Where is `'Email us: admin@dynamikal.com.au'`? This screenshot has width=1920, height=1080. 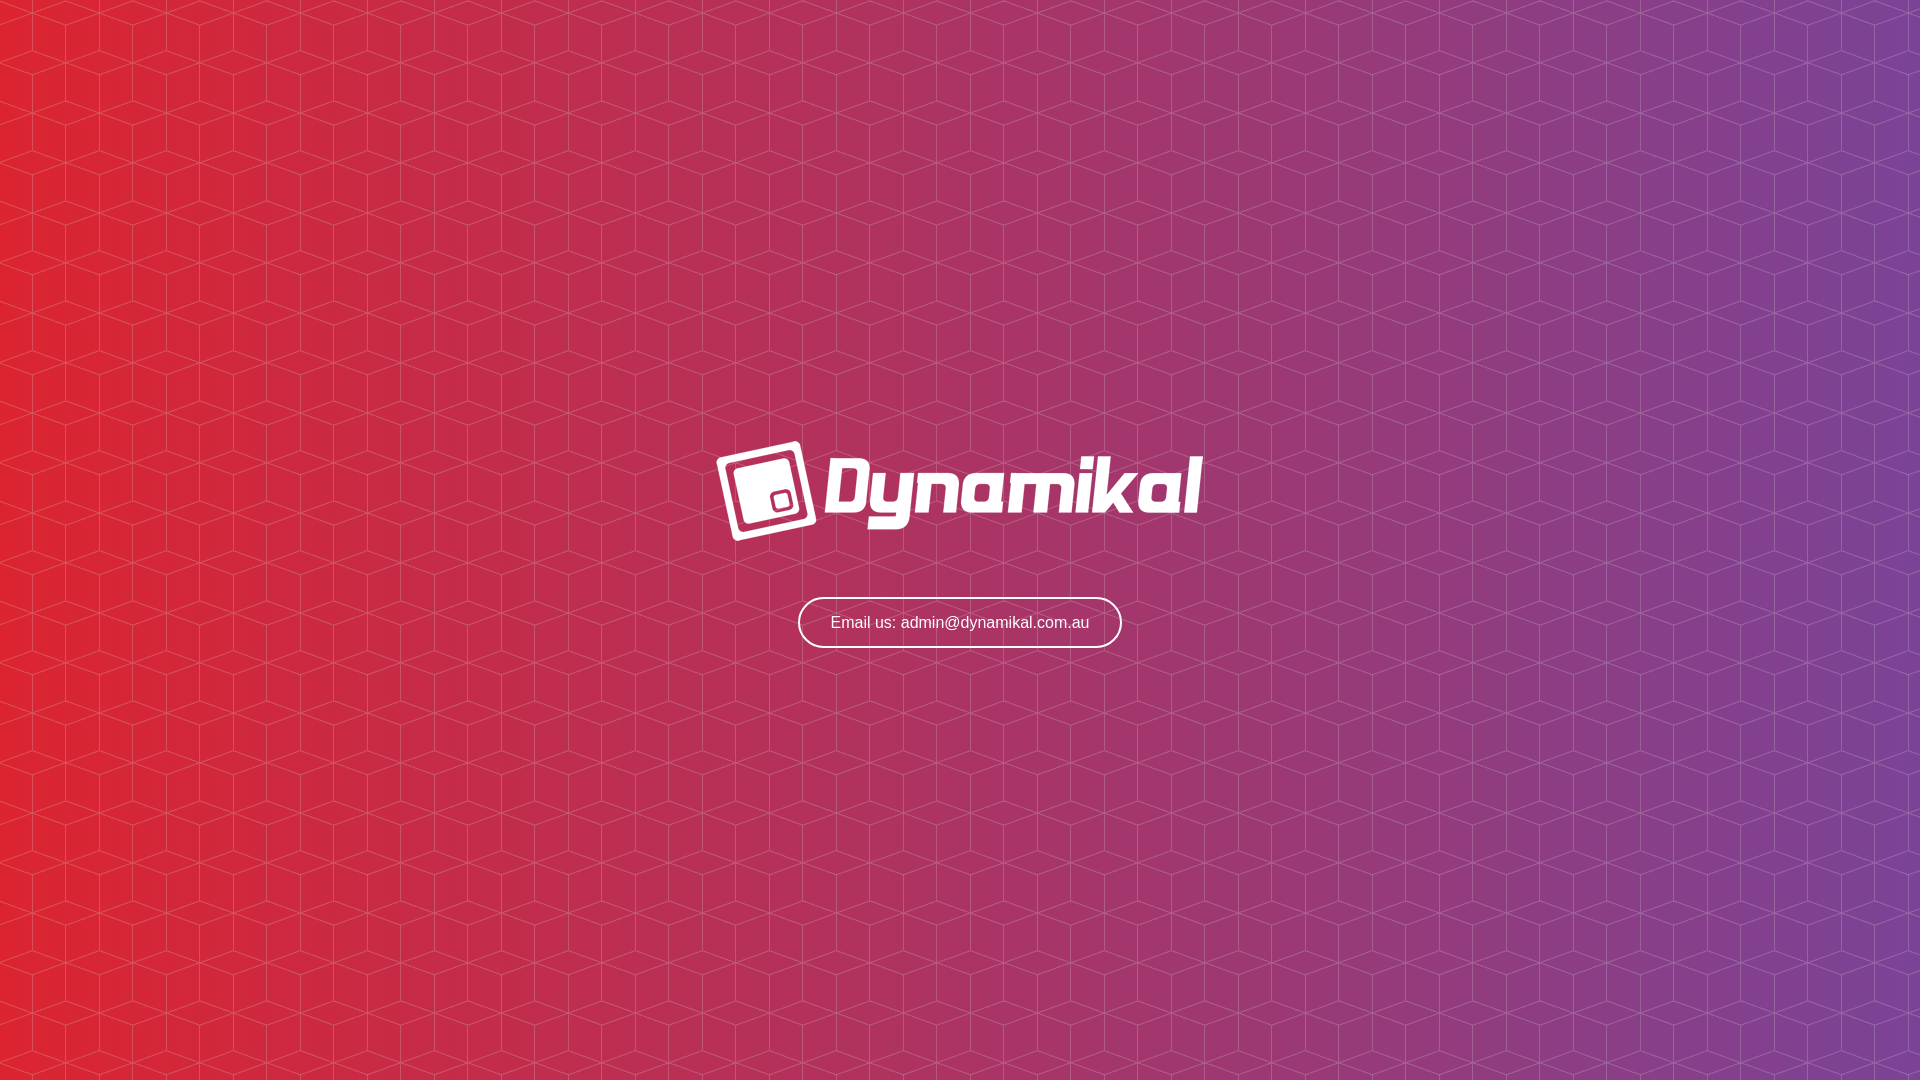
'Email us: admin@dynamikal.com.au' is located at coordinates (958, 621).